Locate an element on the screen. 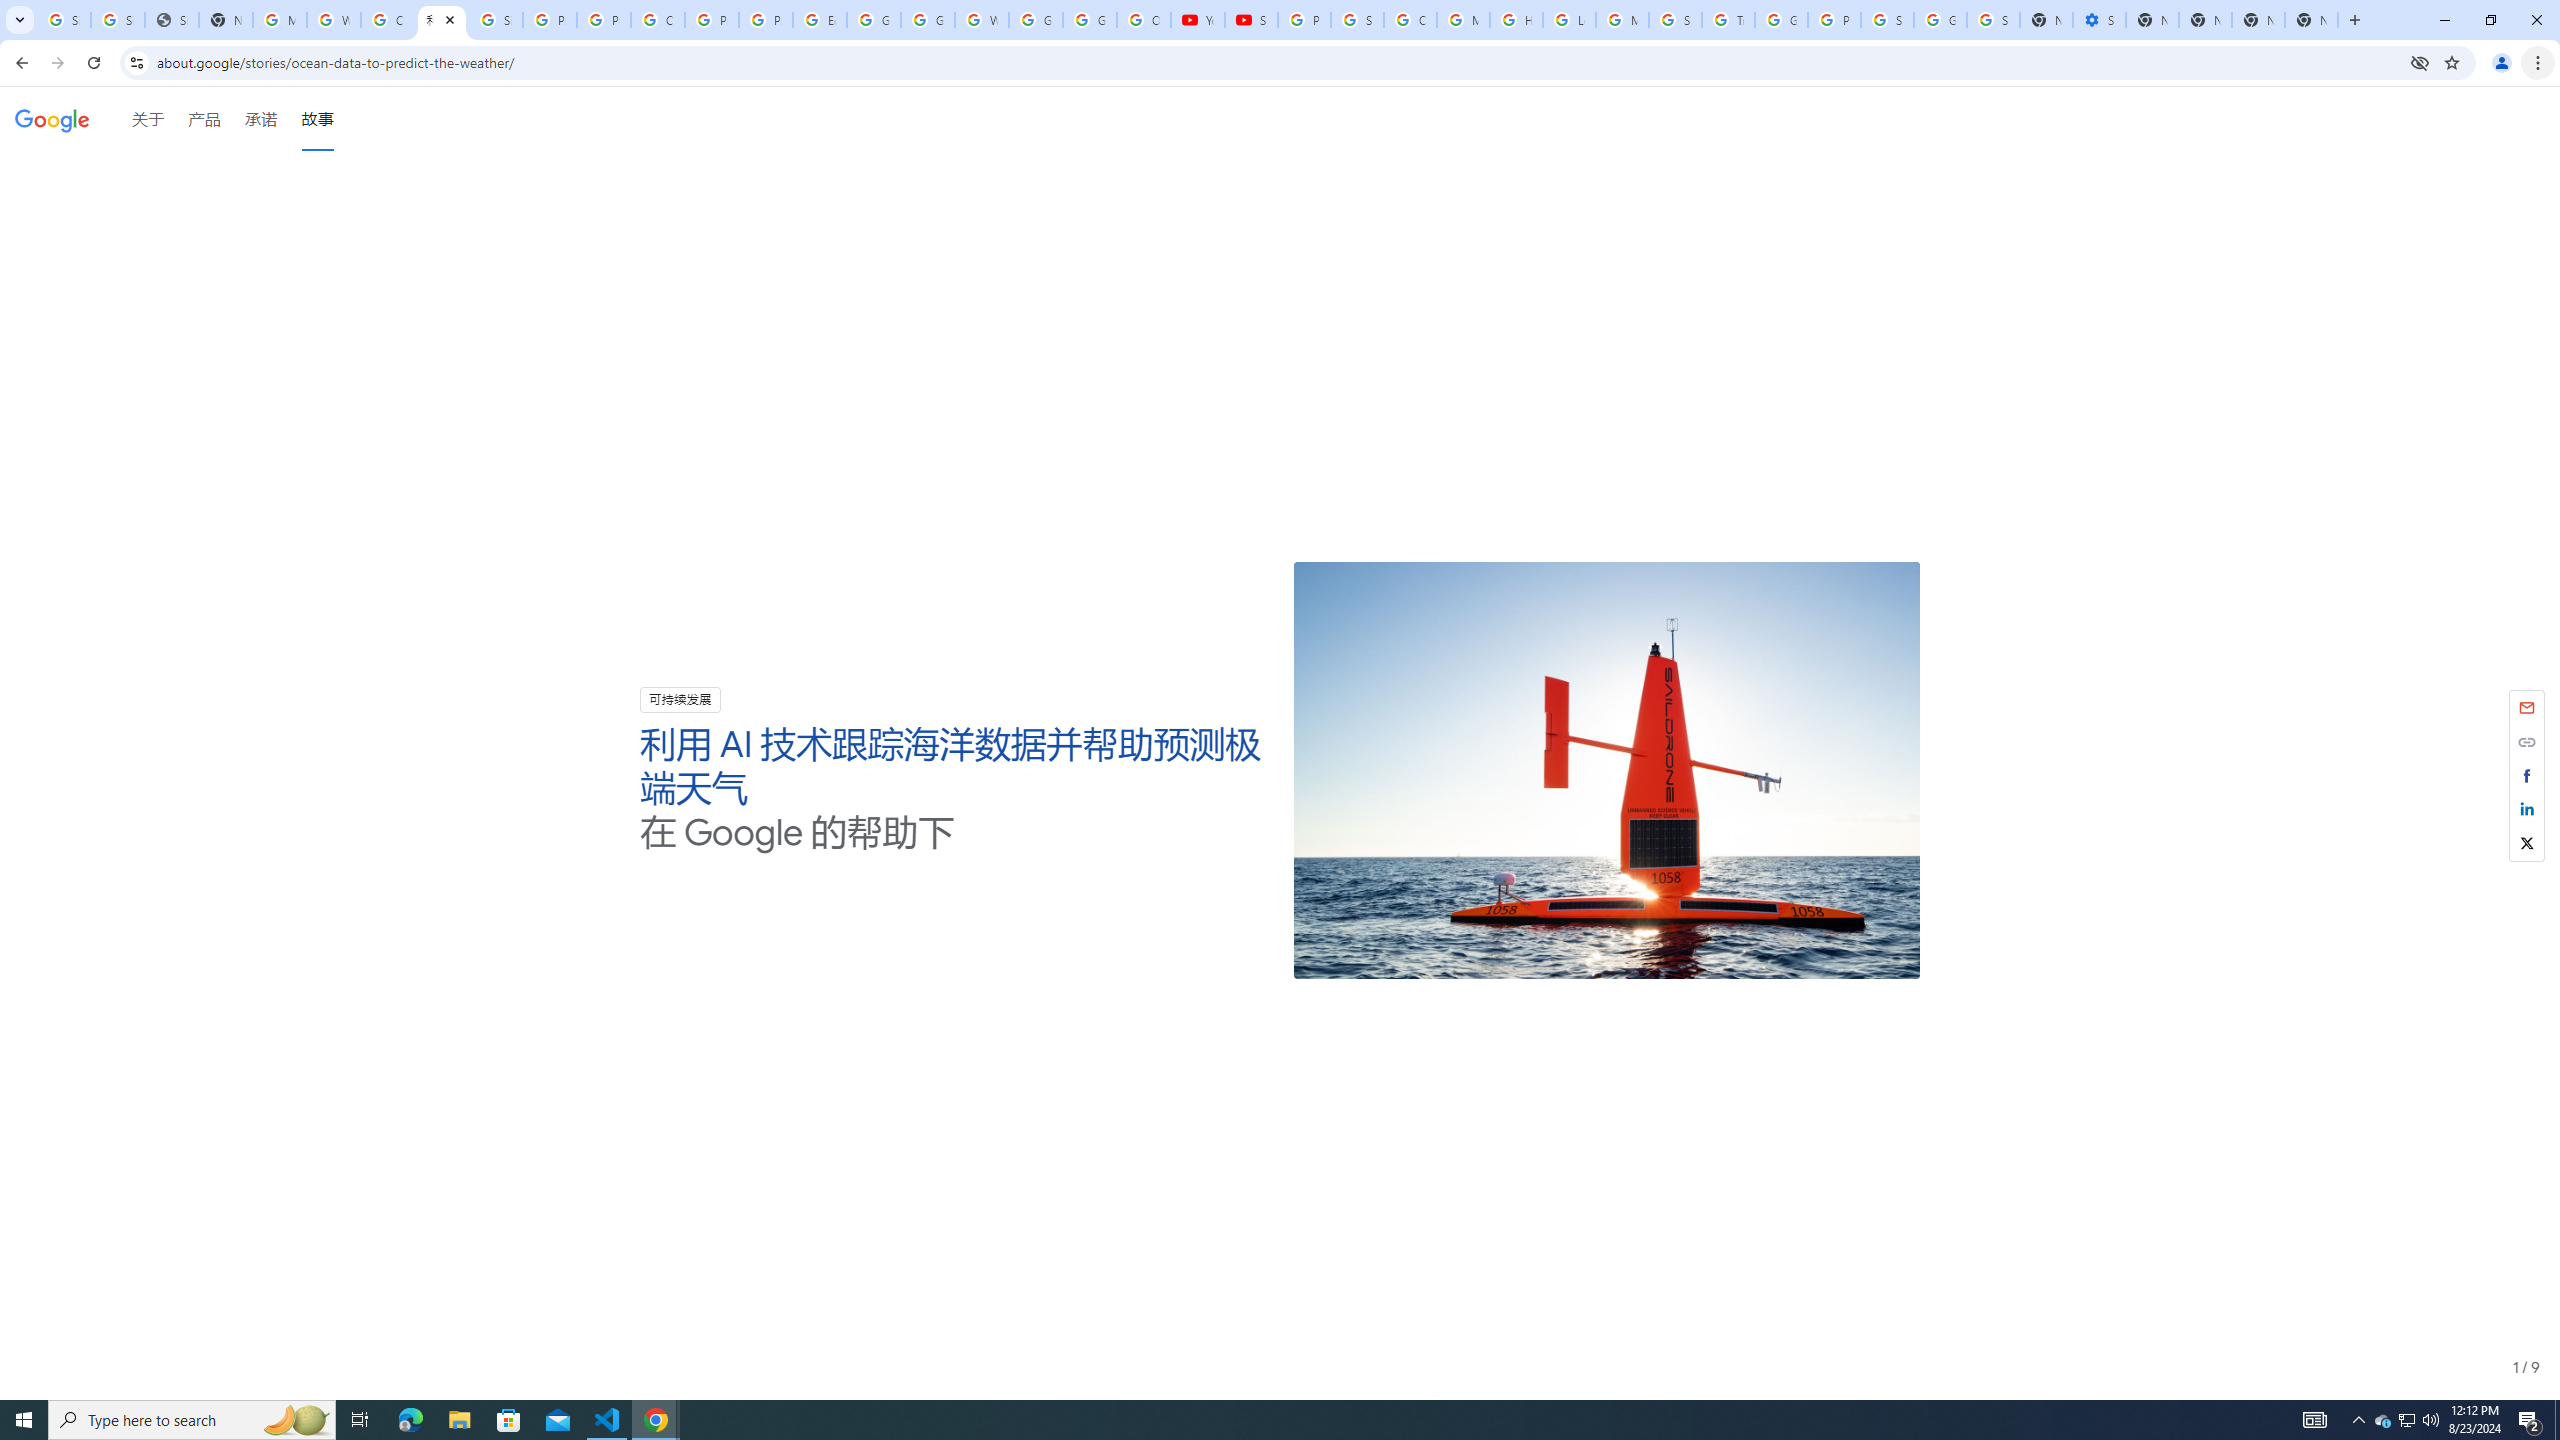 The width and height of the screenshot is (2560, 1440). 'YouTube' is located at coordinates (1198, 19).